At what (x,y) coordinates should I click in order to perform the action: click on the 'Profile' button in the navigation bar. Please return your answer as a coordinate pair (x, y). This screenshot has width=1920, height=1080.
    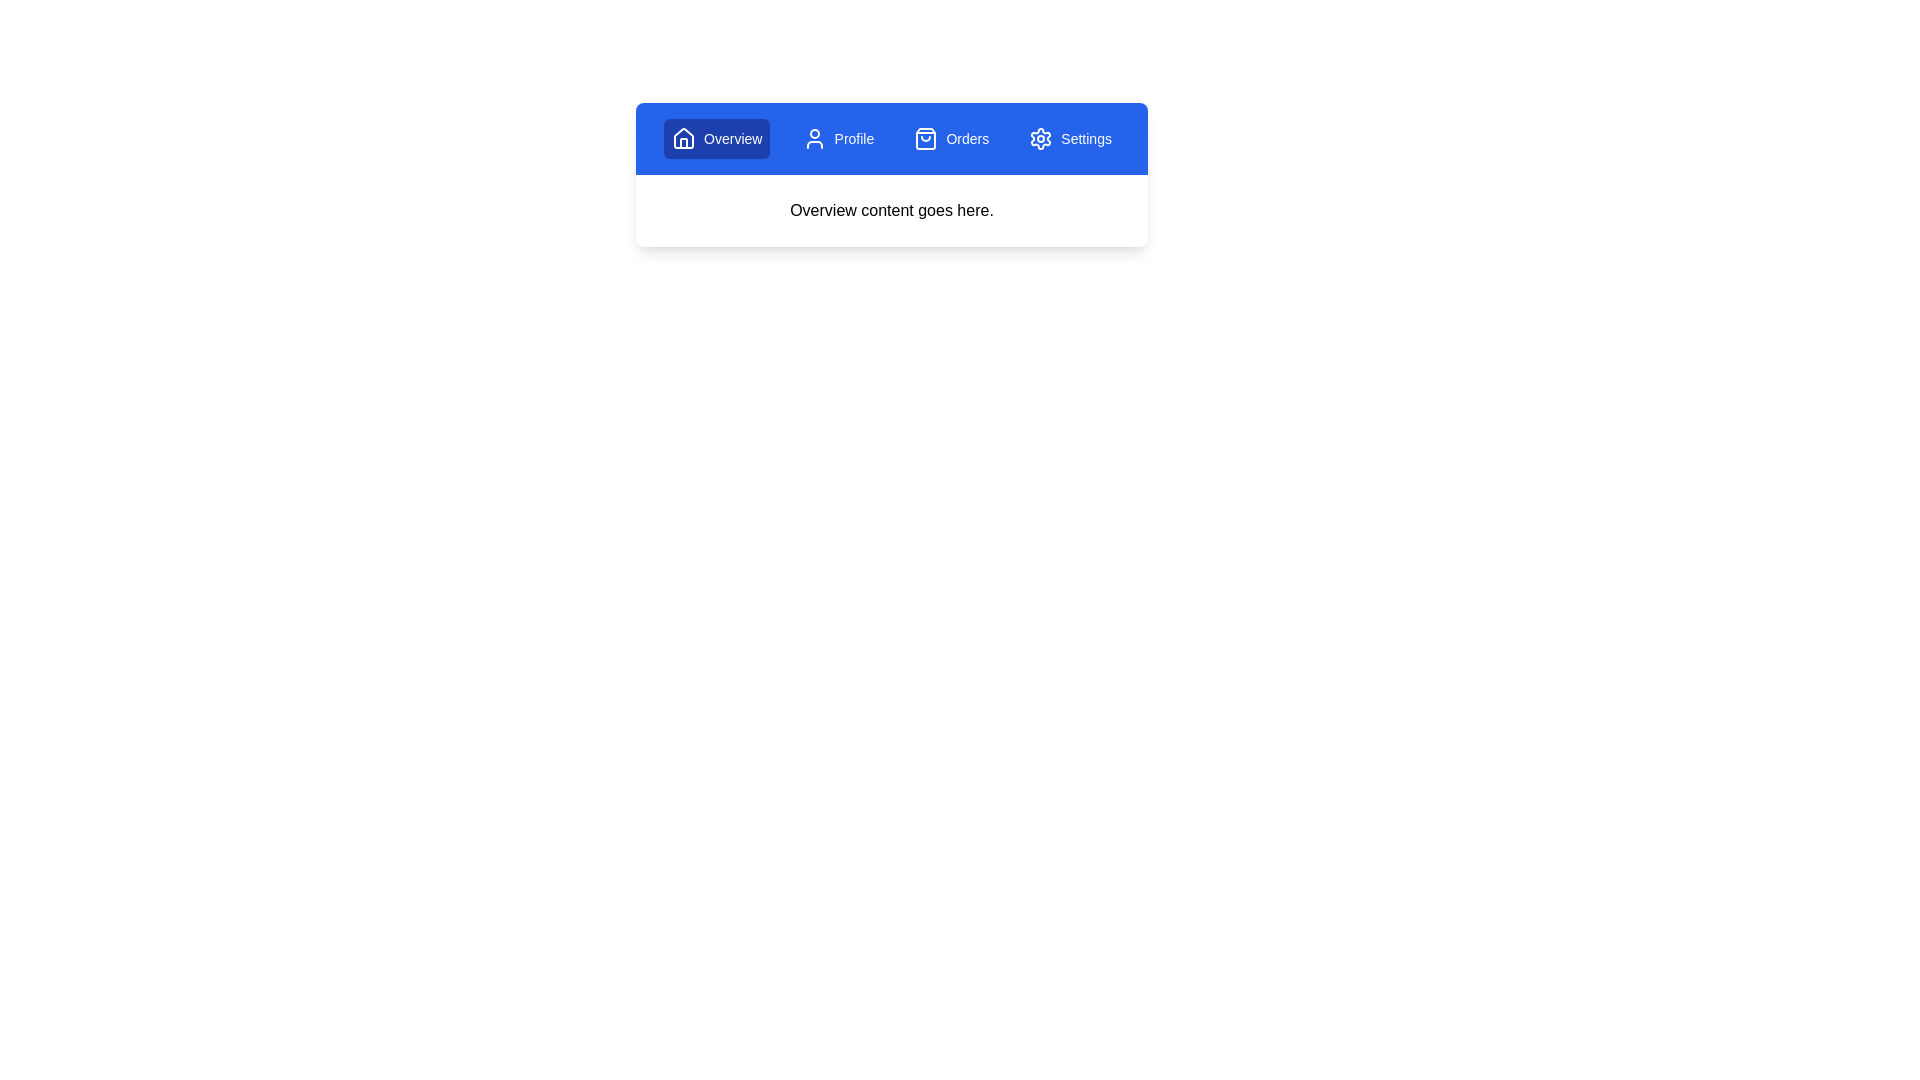
    Looking at the image, I should click on (838, 137).